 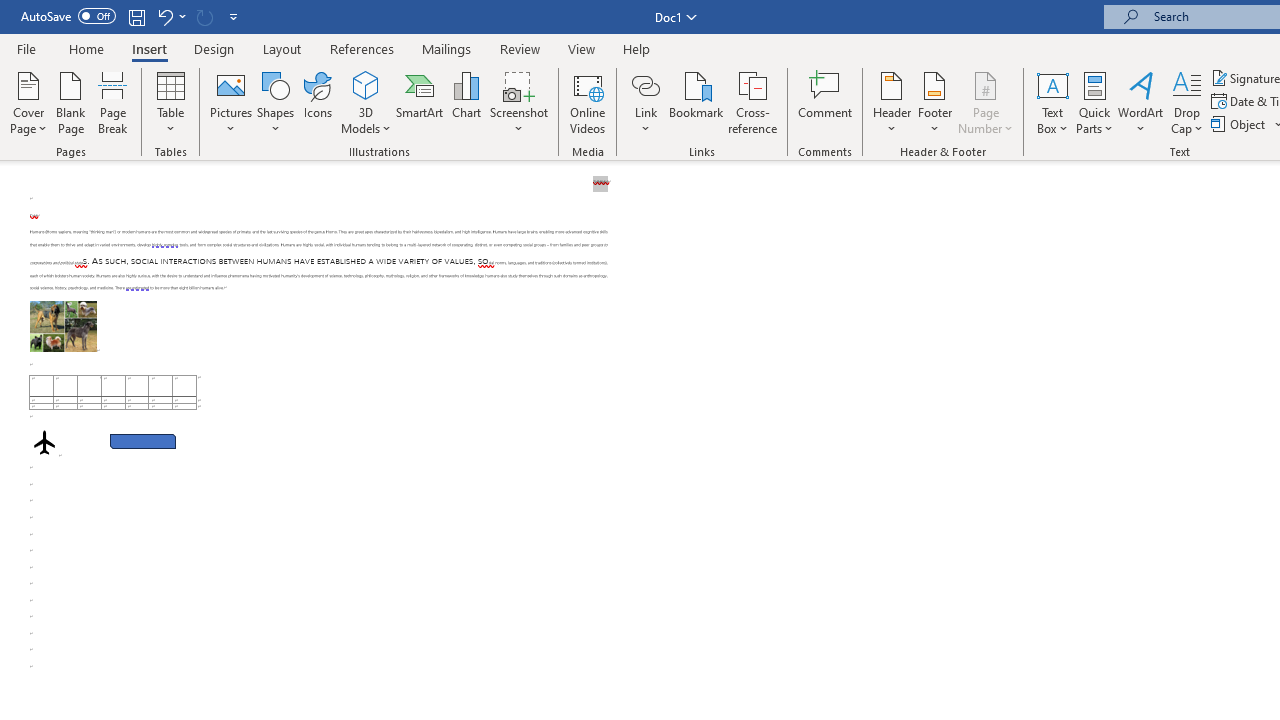 What do you see at coordinates (1141, 103) in the screenshot?
I see `'WordArt'` at bounding box center [1141, 103].